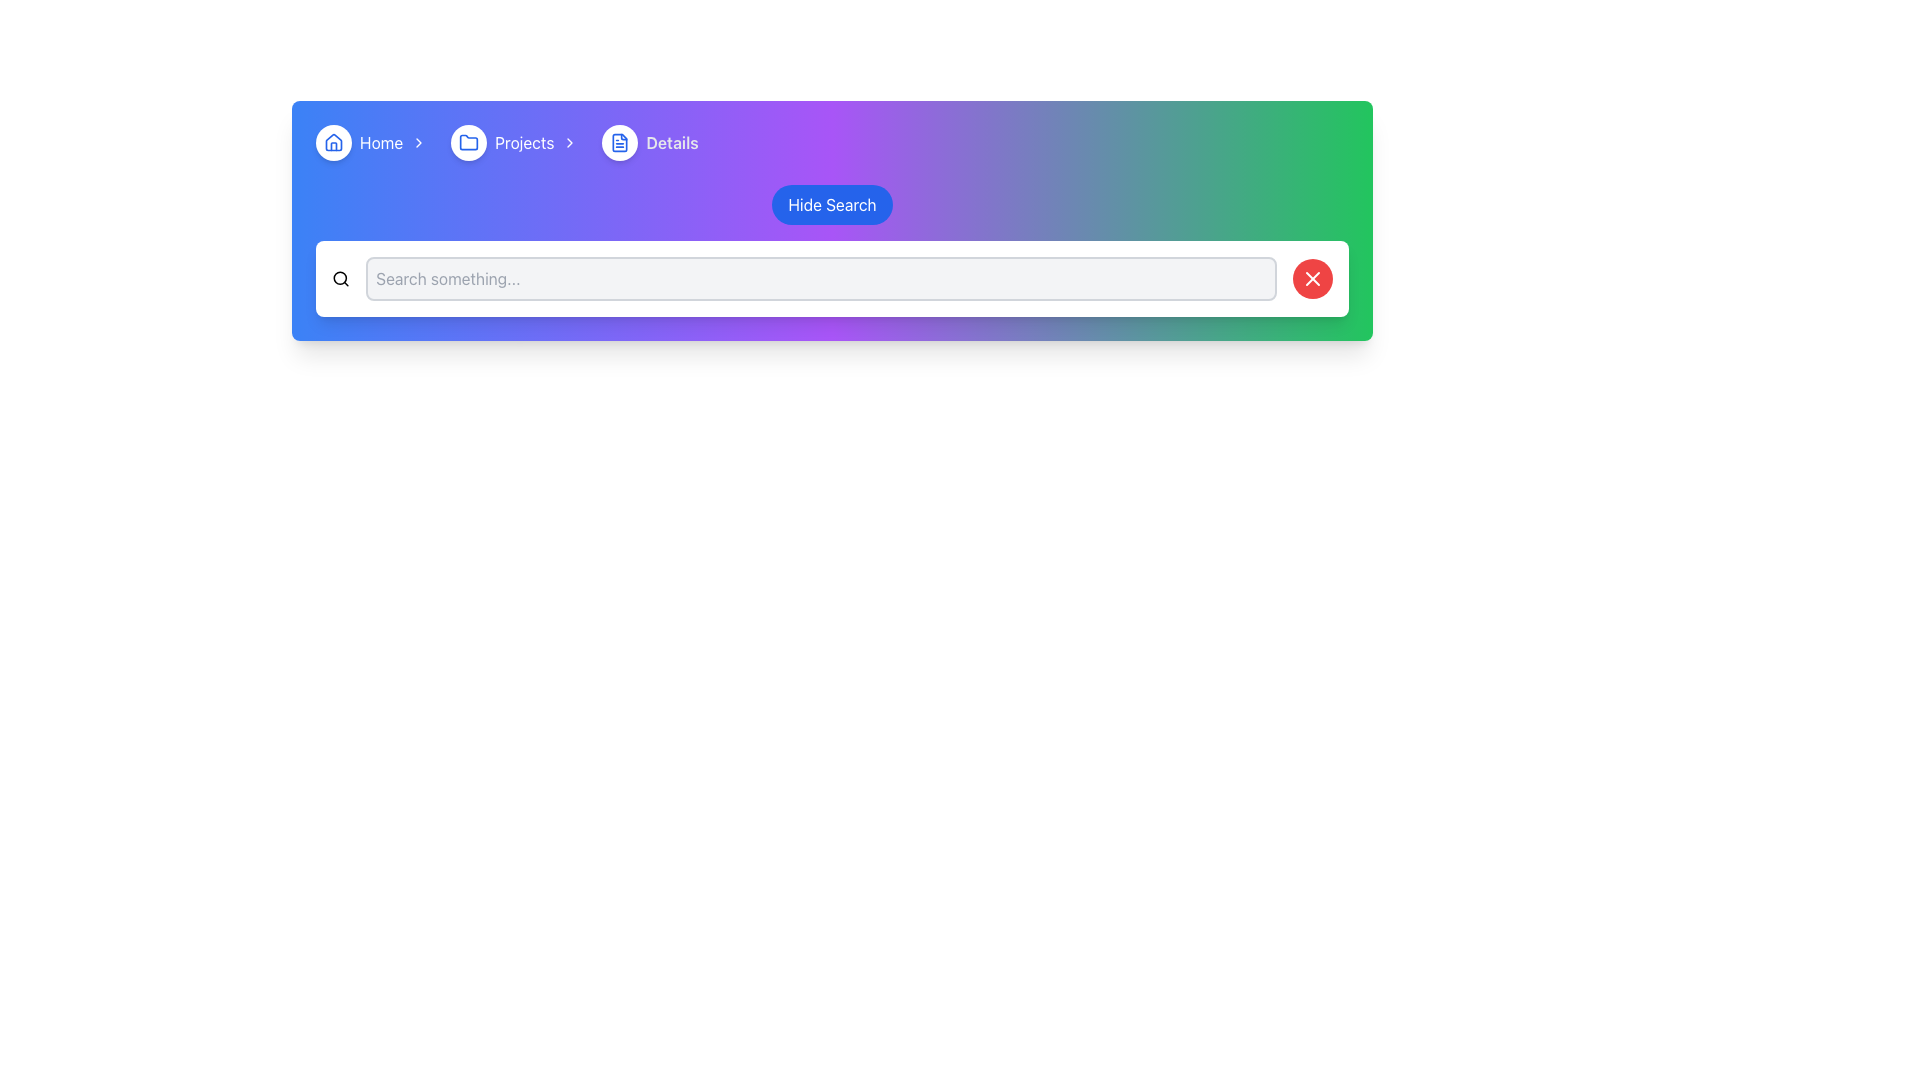 This screenshot has height=1080, width=1920. Describe the element at coordinates (650, 141) in the screenshot. I see `the 'Details' breadcrumb link` at that location.